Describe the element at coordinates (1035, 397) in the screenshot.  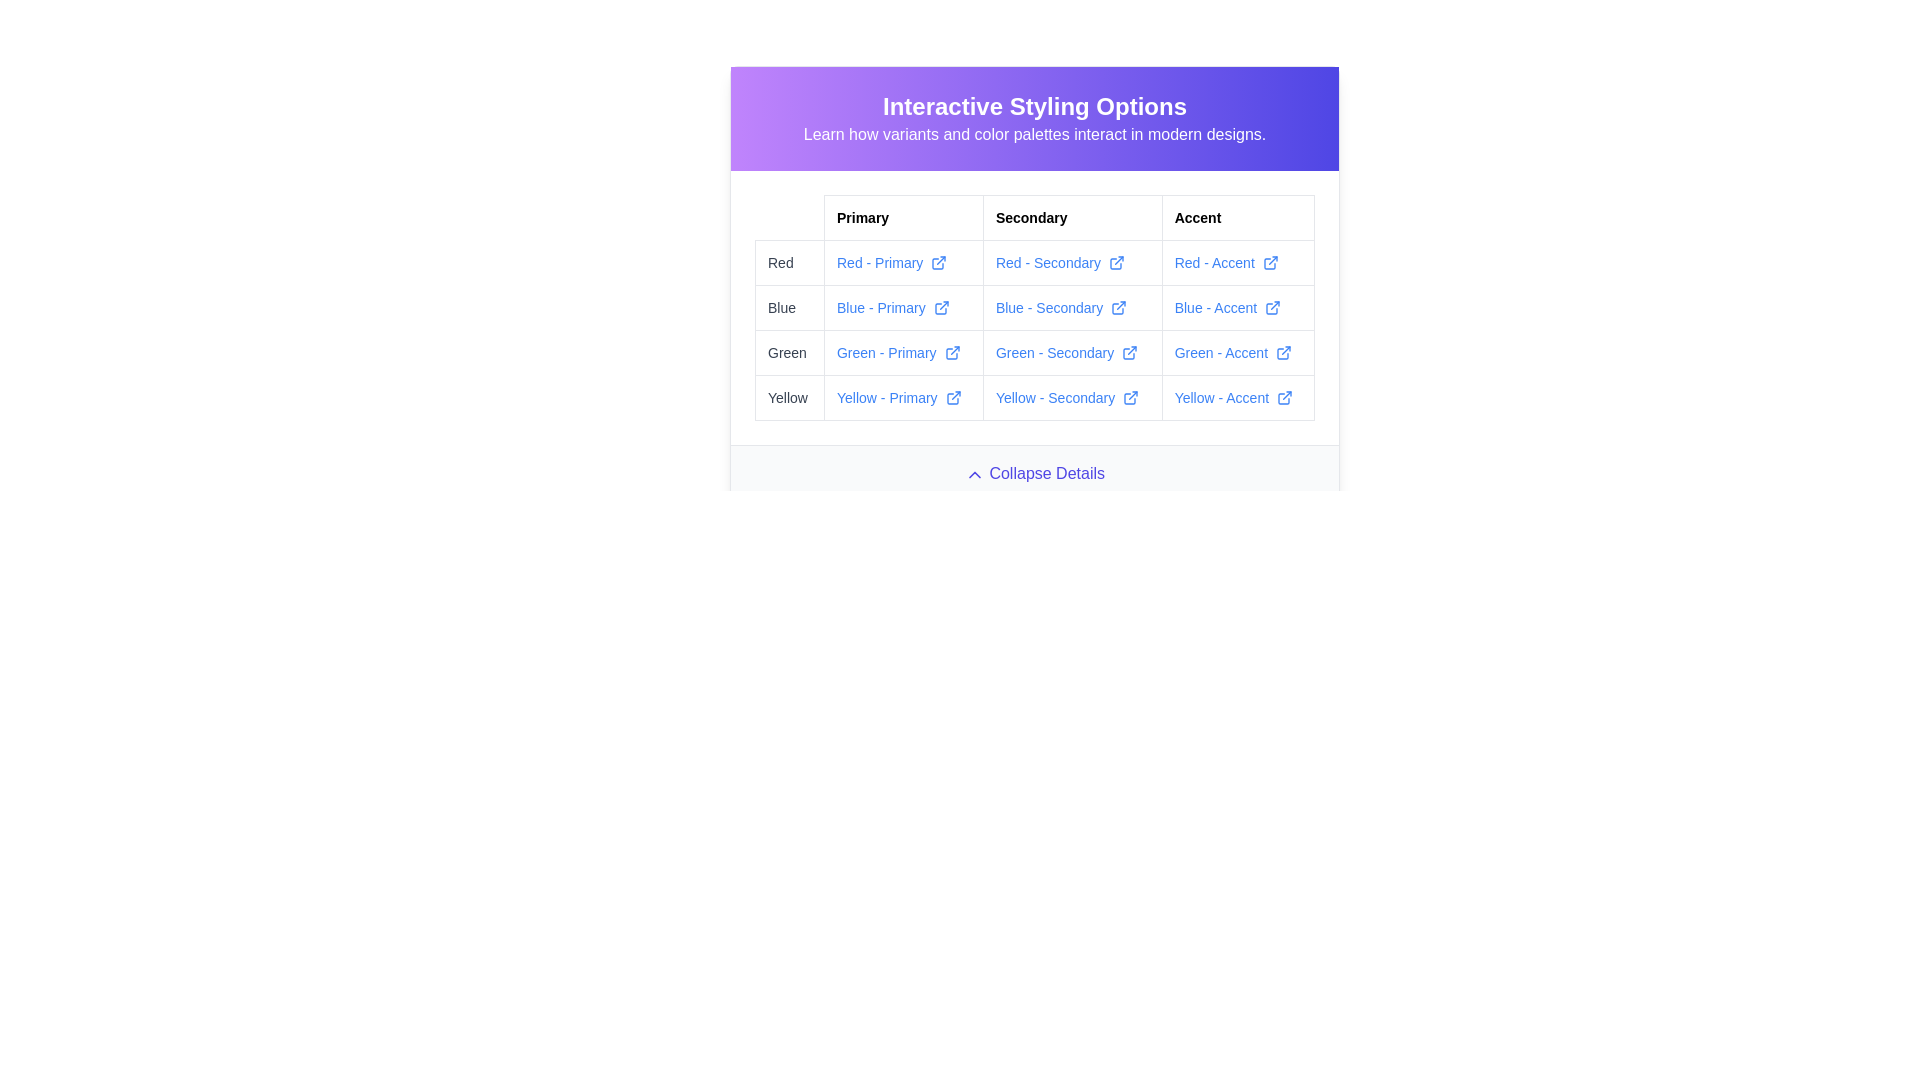
I see `the hyperlink` at that location.